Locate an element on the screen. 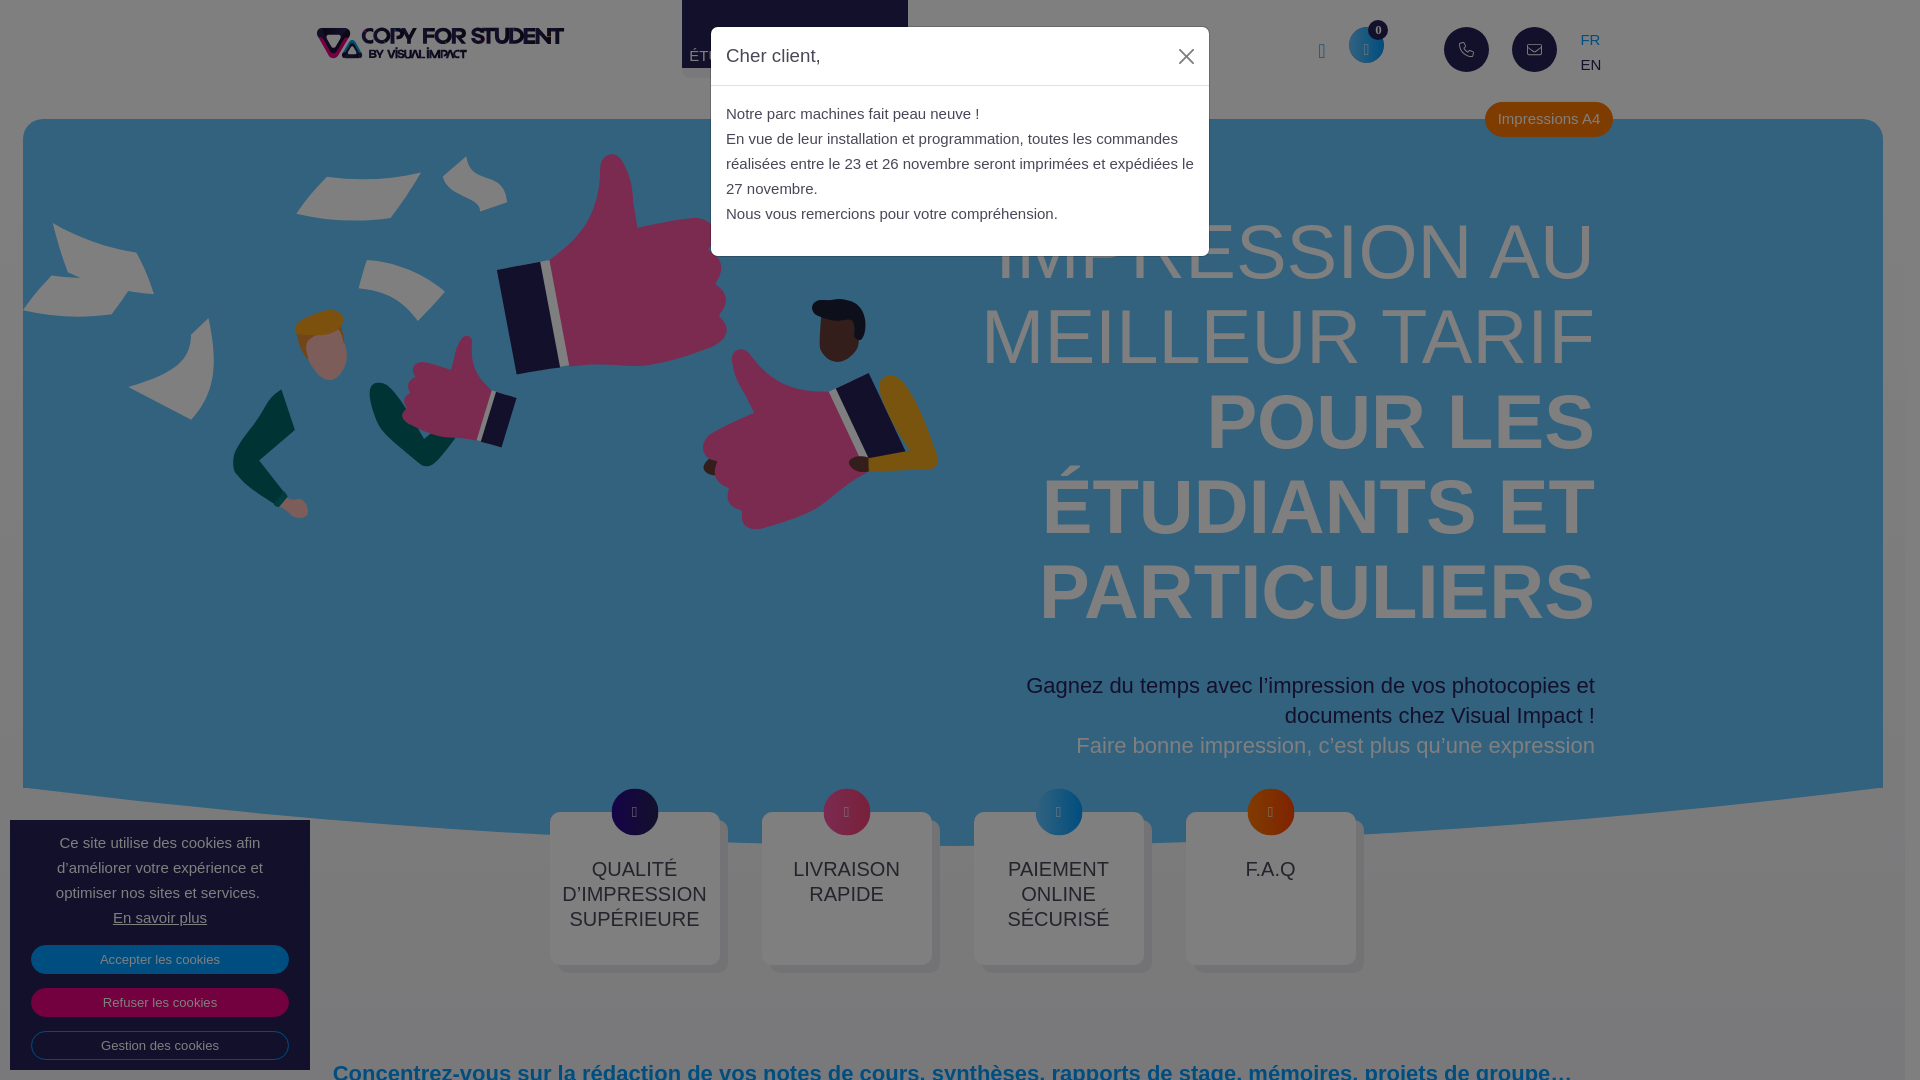 This screenshot has width=1920, height=1080. 'En savoir plus' is located at coordinates (158, 917).